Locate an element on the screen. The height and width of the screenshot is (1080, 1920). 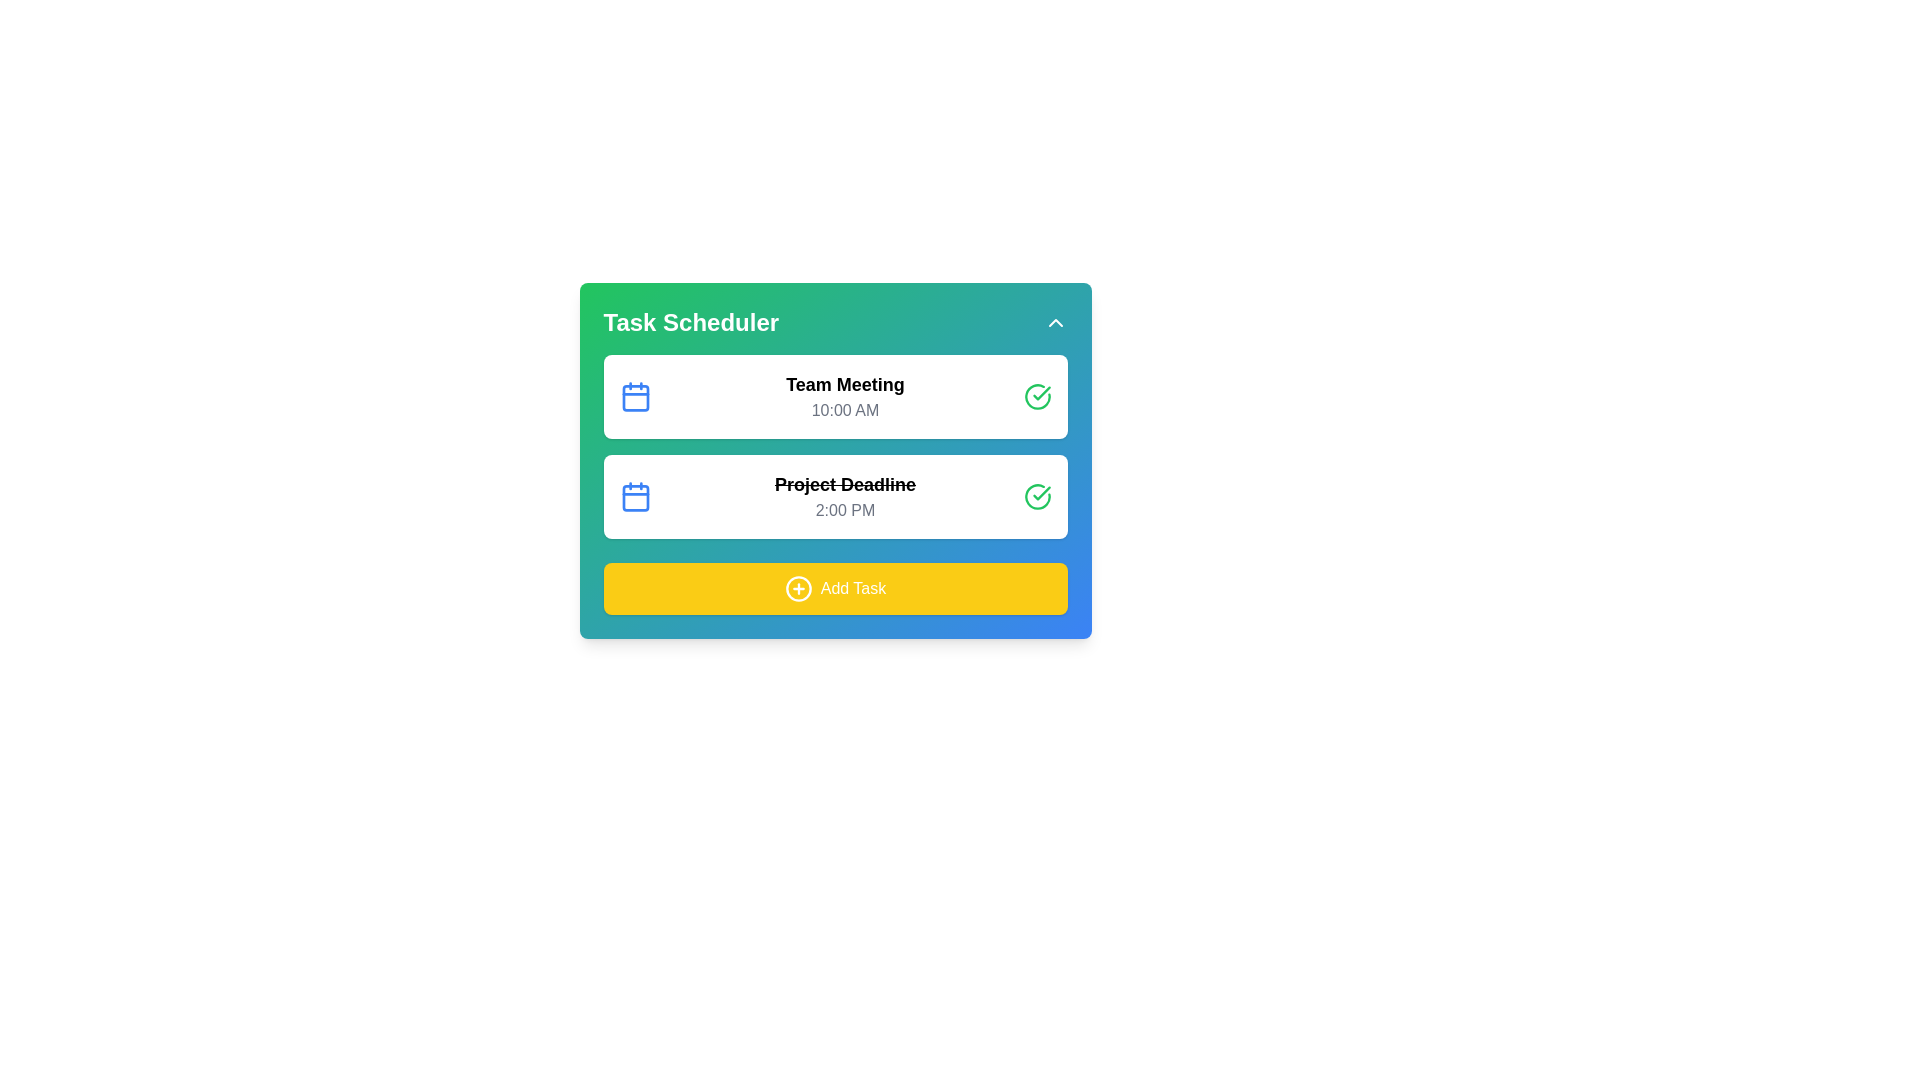
the static text label indicating the scheduled time for the task 'Project Deadline', which is located below the task title within the second task card is located at coordinates (845, 509).